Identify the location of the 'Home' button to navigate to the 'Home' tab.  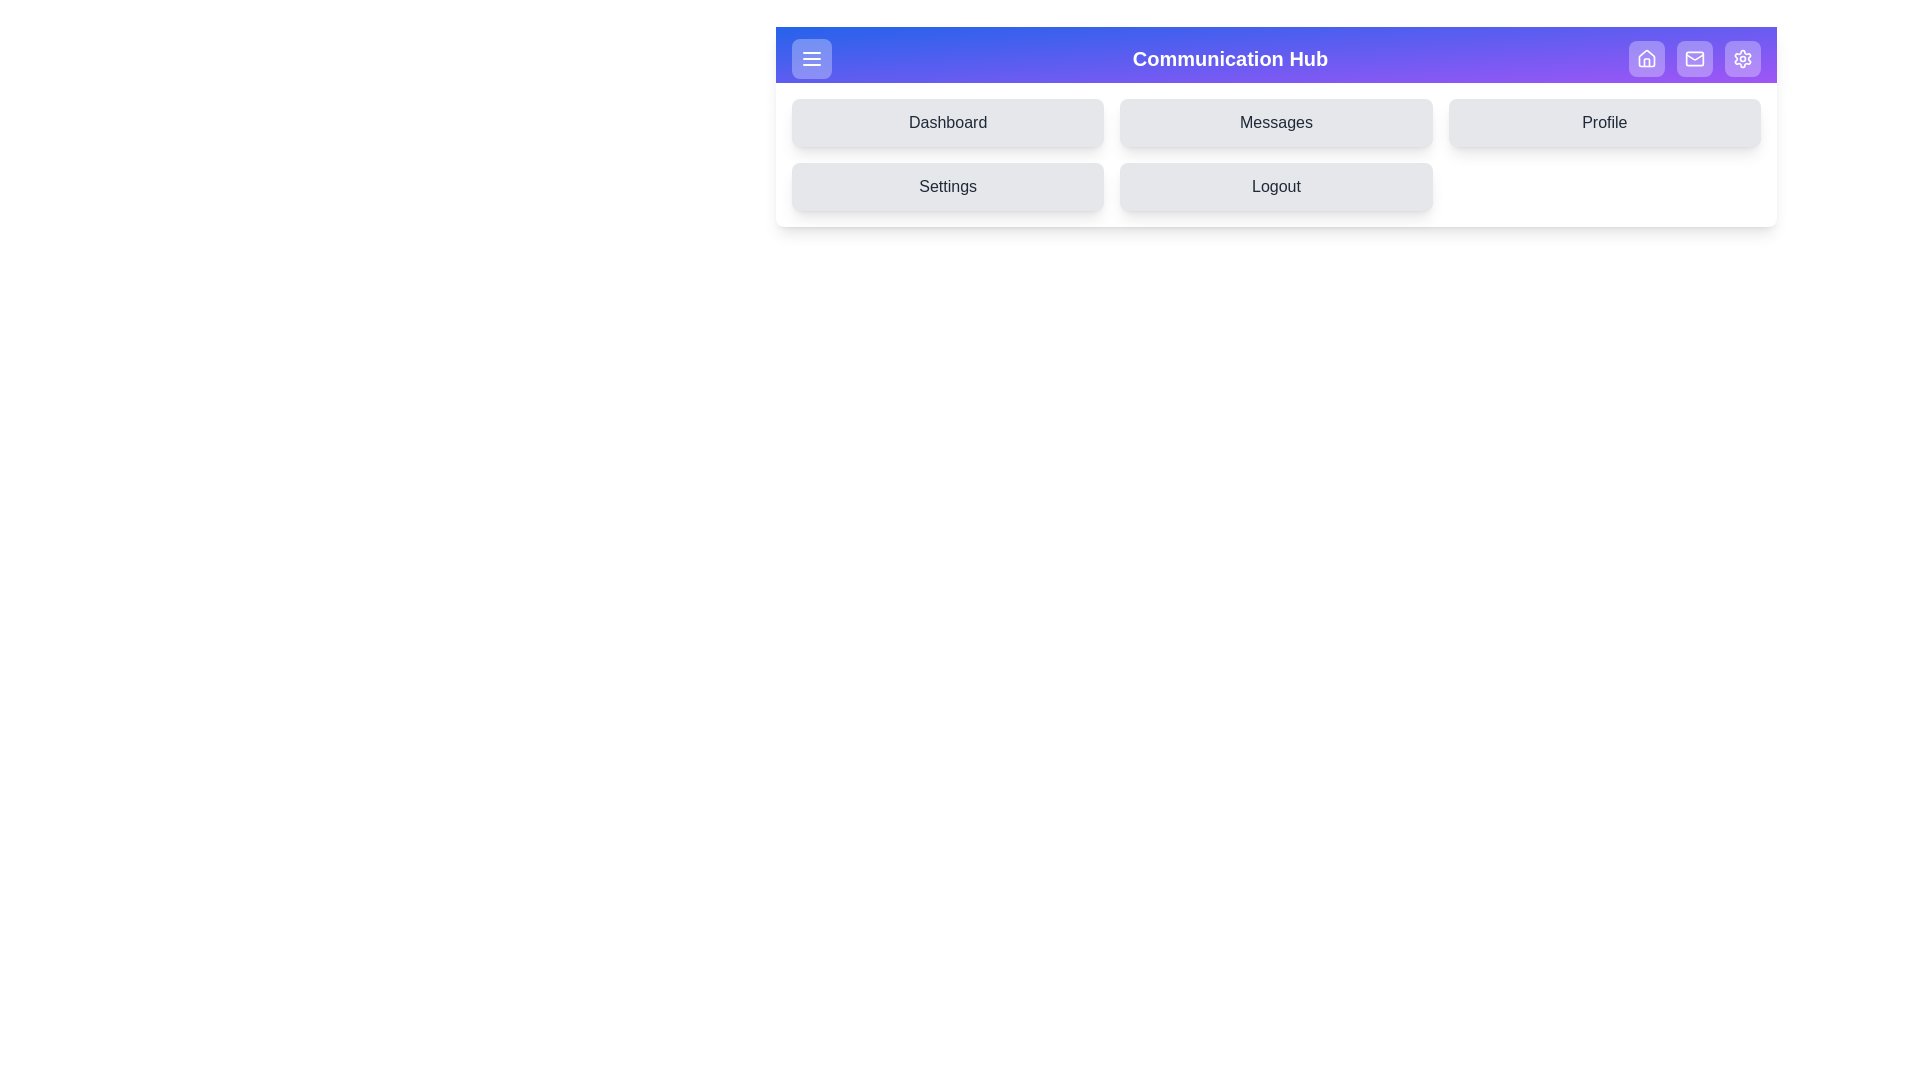
(1646, 57).